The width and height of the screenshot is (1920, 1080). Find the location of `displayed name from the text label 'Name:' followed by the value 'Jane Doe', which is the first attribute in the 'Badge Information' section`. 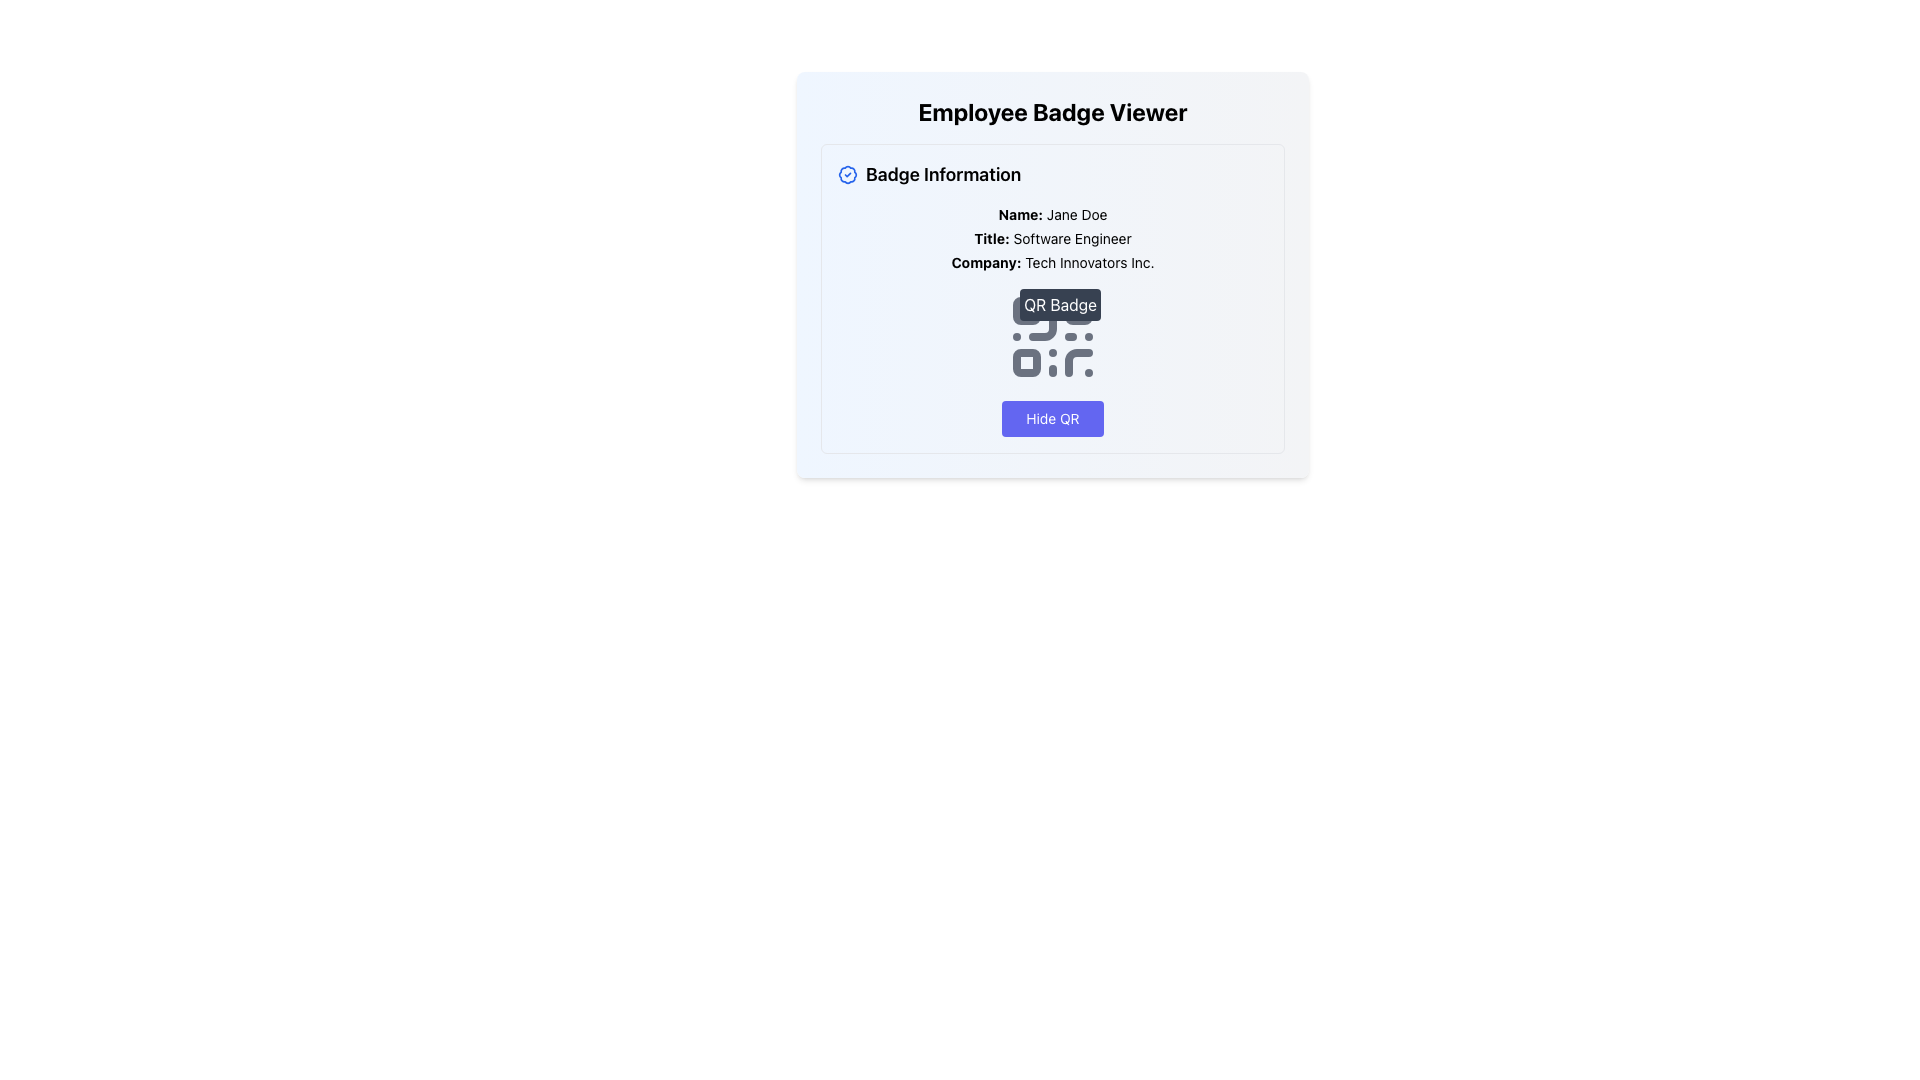

displayed name from the text label 'Name:' followed by the value 'Jane Doe', which is the first attribute in the 'Badge Information' section is located at coordinates (1051, 215).